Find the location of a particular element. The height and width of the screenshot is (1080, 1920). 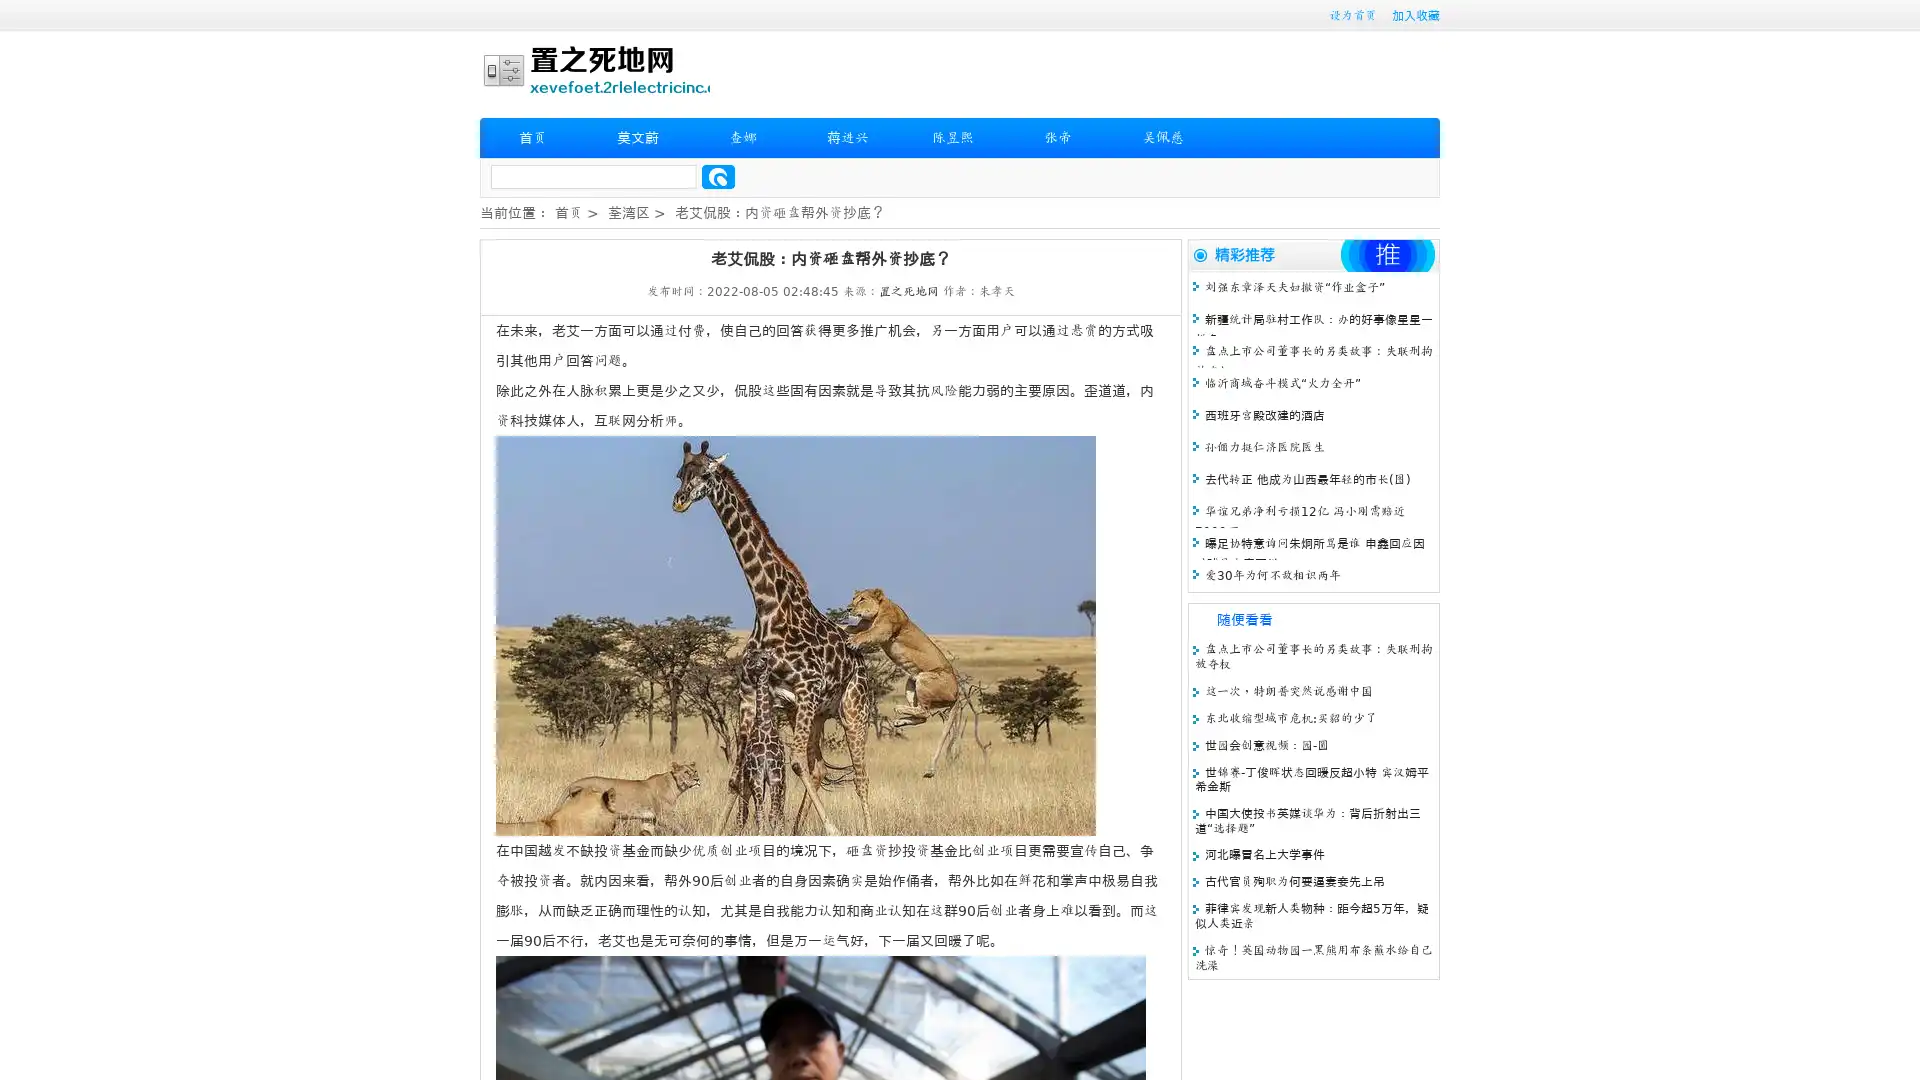

Search is located at coordinates (718, 176).